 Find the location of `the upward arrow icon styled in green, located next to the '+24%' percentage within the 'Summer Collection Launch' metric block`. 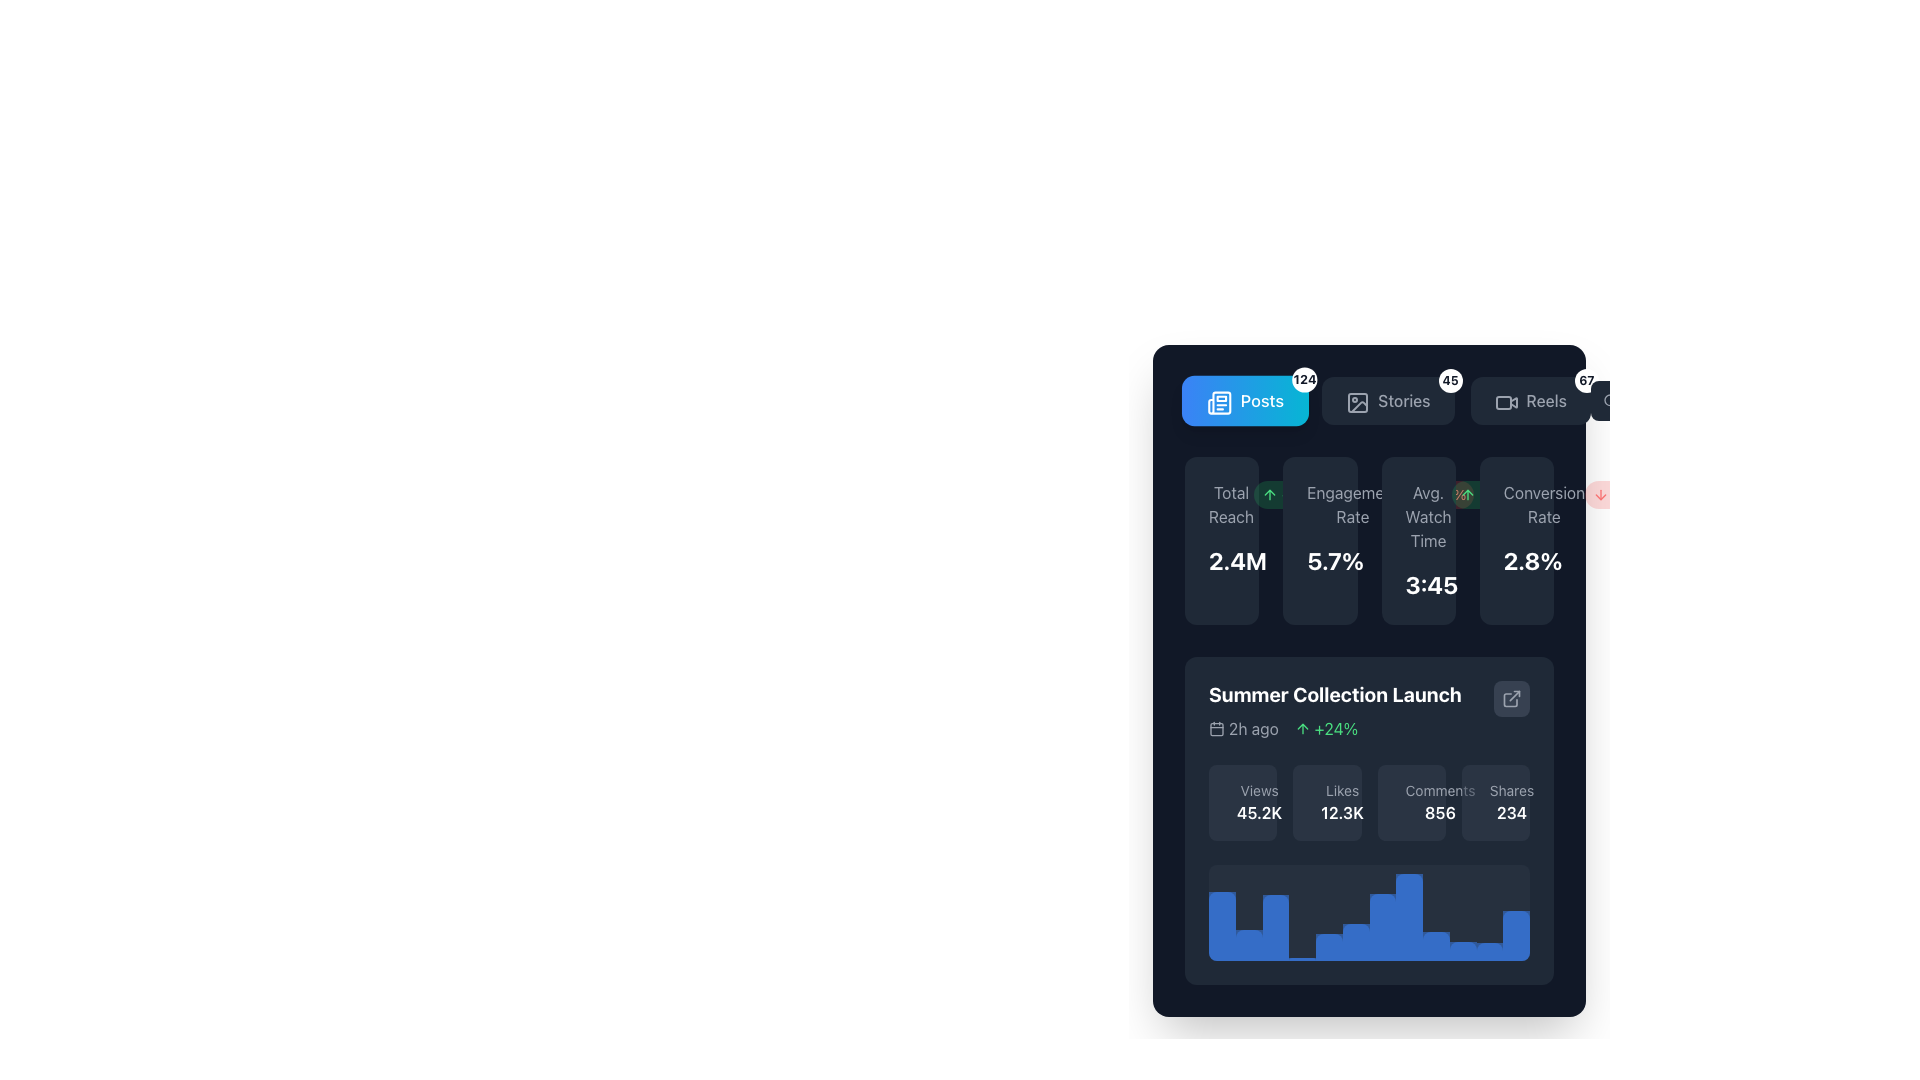

the upward arrow icon styled in green, located next to the '+24%' percentage within the 'Summer Collection Launch' metric block is located at coordinates (1302, 729).